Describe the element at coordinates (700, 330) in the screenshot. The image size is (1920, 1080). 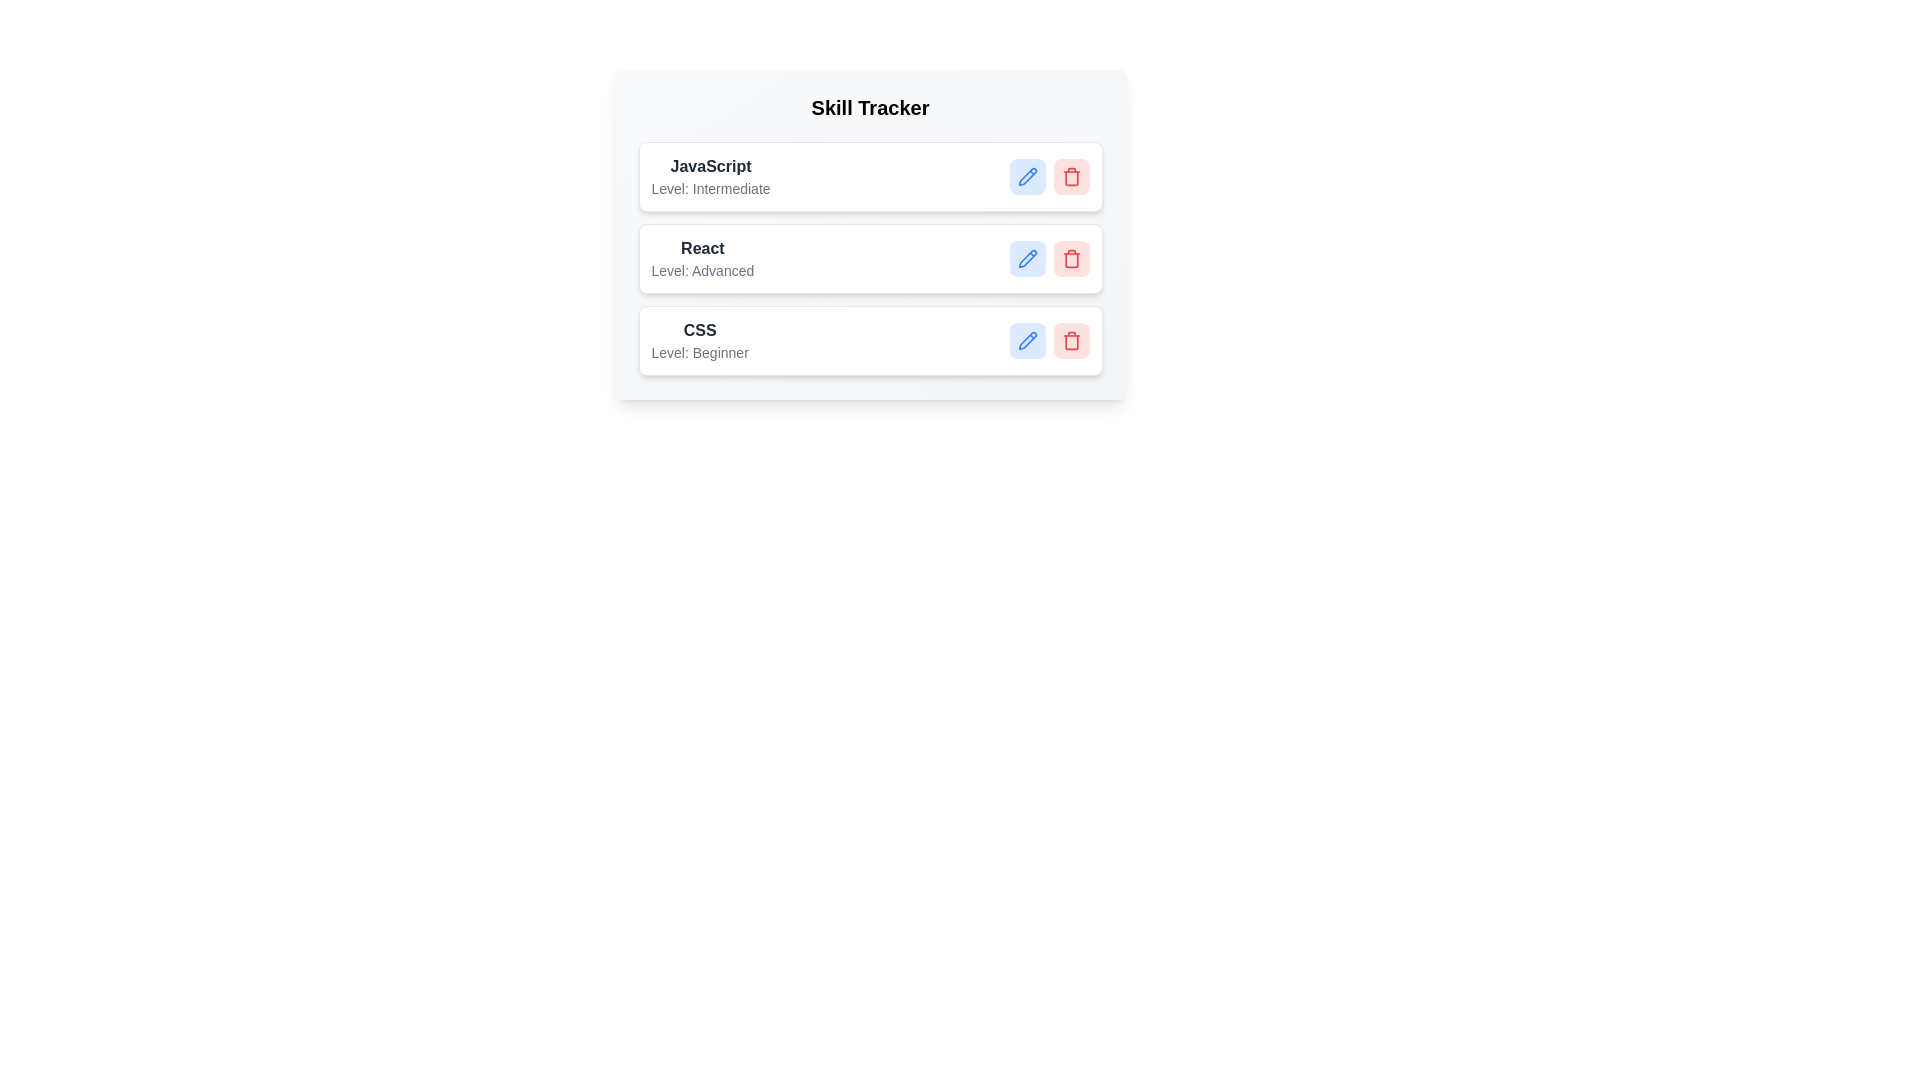
I see `the text of a skill name CSS` at that location.